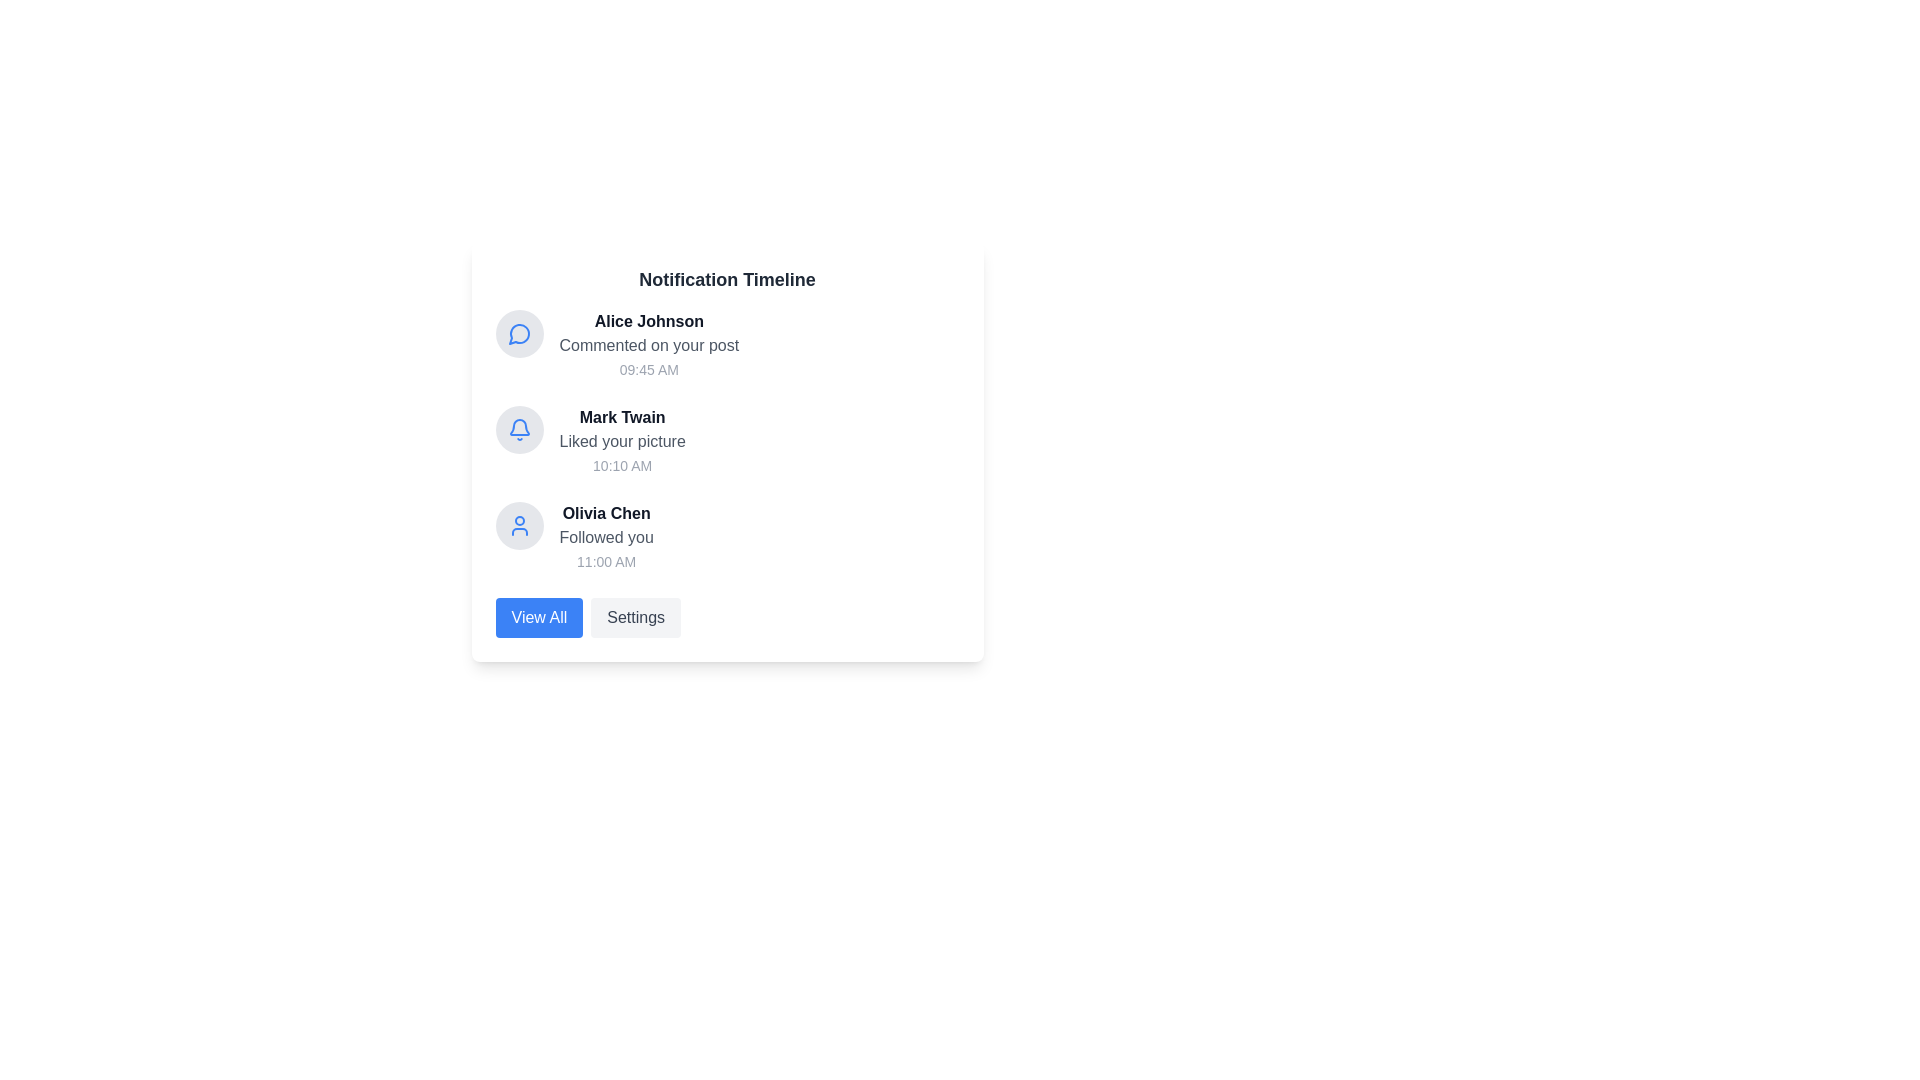 This screenshot has height=1080, width=1920. What do you see at coordinates (605, 562) in the screenshot?
I see `the timestamp Text Label located within the notification entry for 'Olivia Chen', positioned below 'Followed you'` at bounding box center [605, 562].